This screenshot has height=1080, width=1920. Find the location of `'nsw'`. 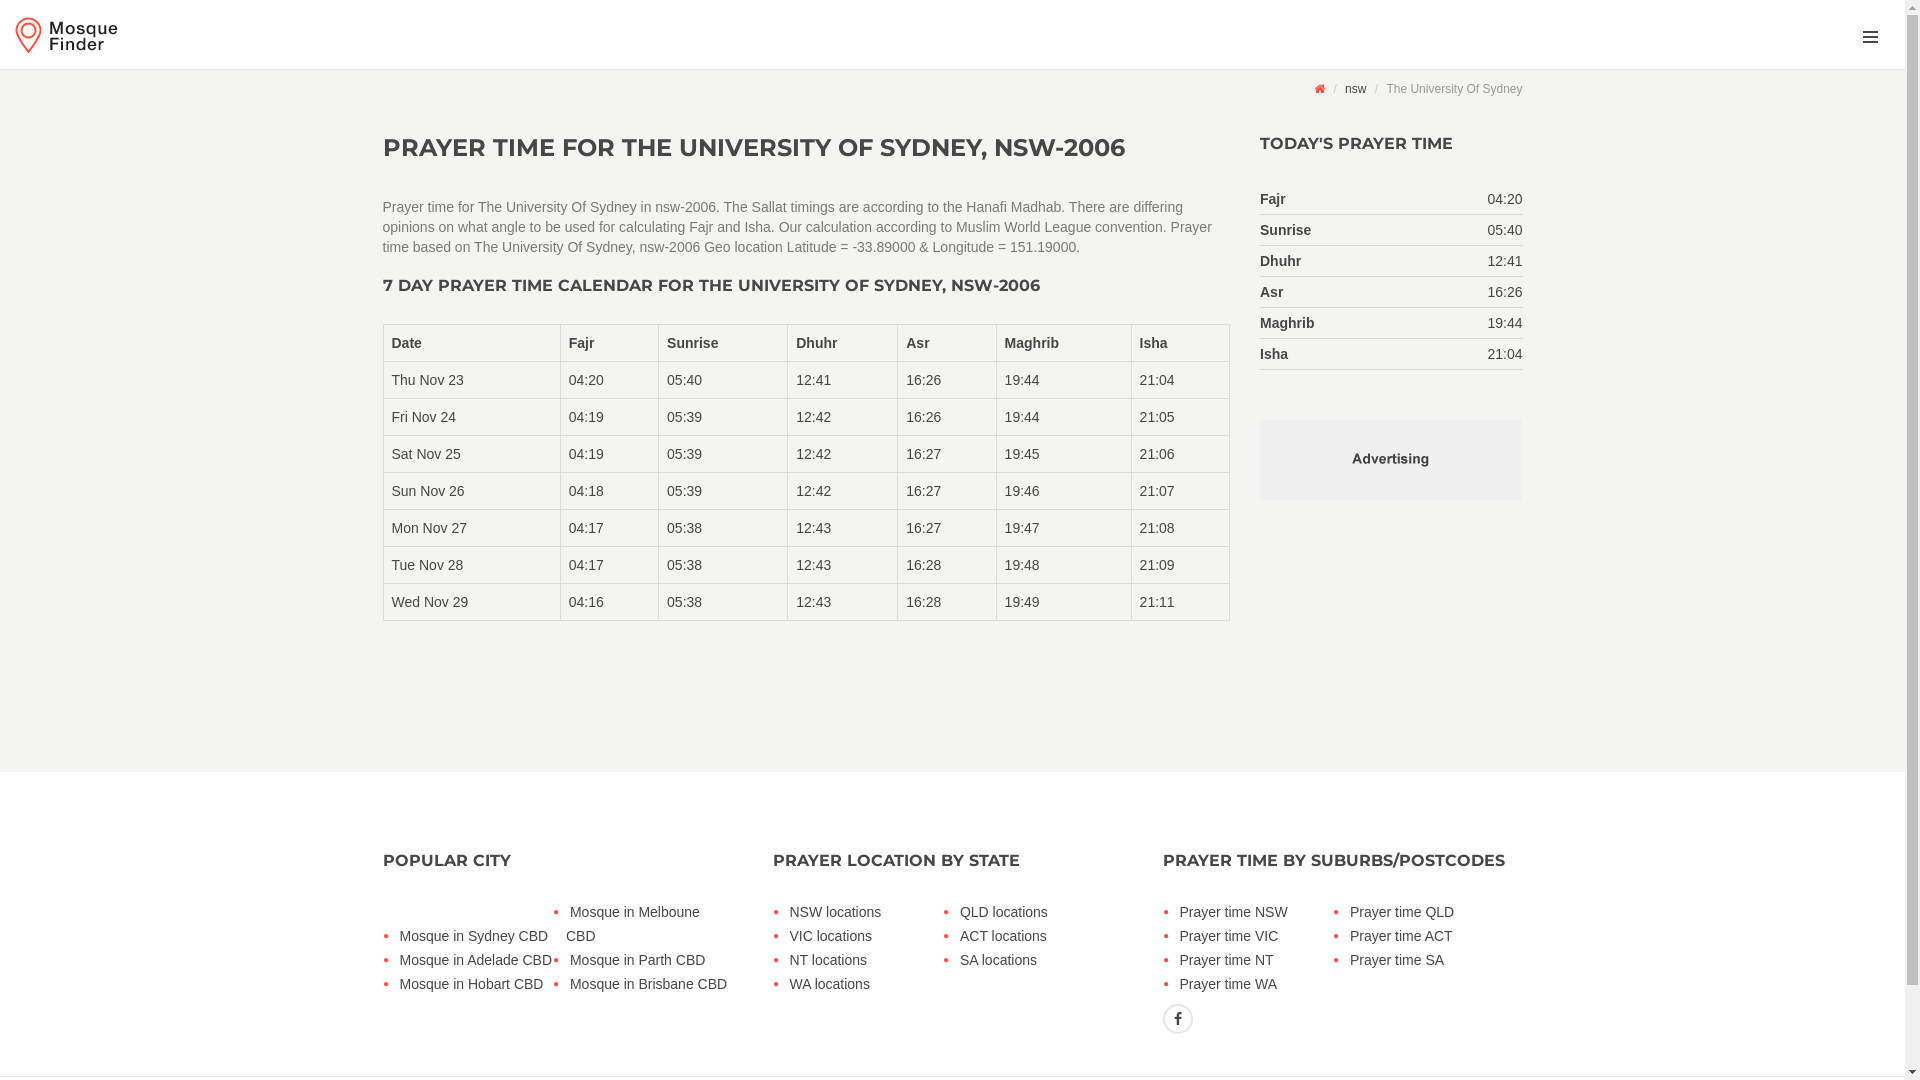

'nsw' is located at coordinates (1355, 87).